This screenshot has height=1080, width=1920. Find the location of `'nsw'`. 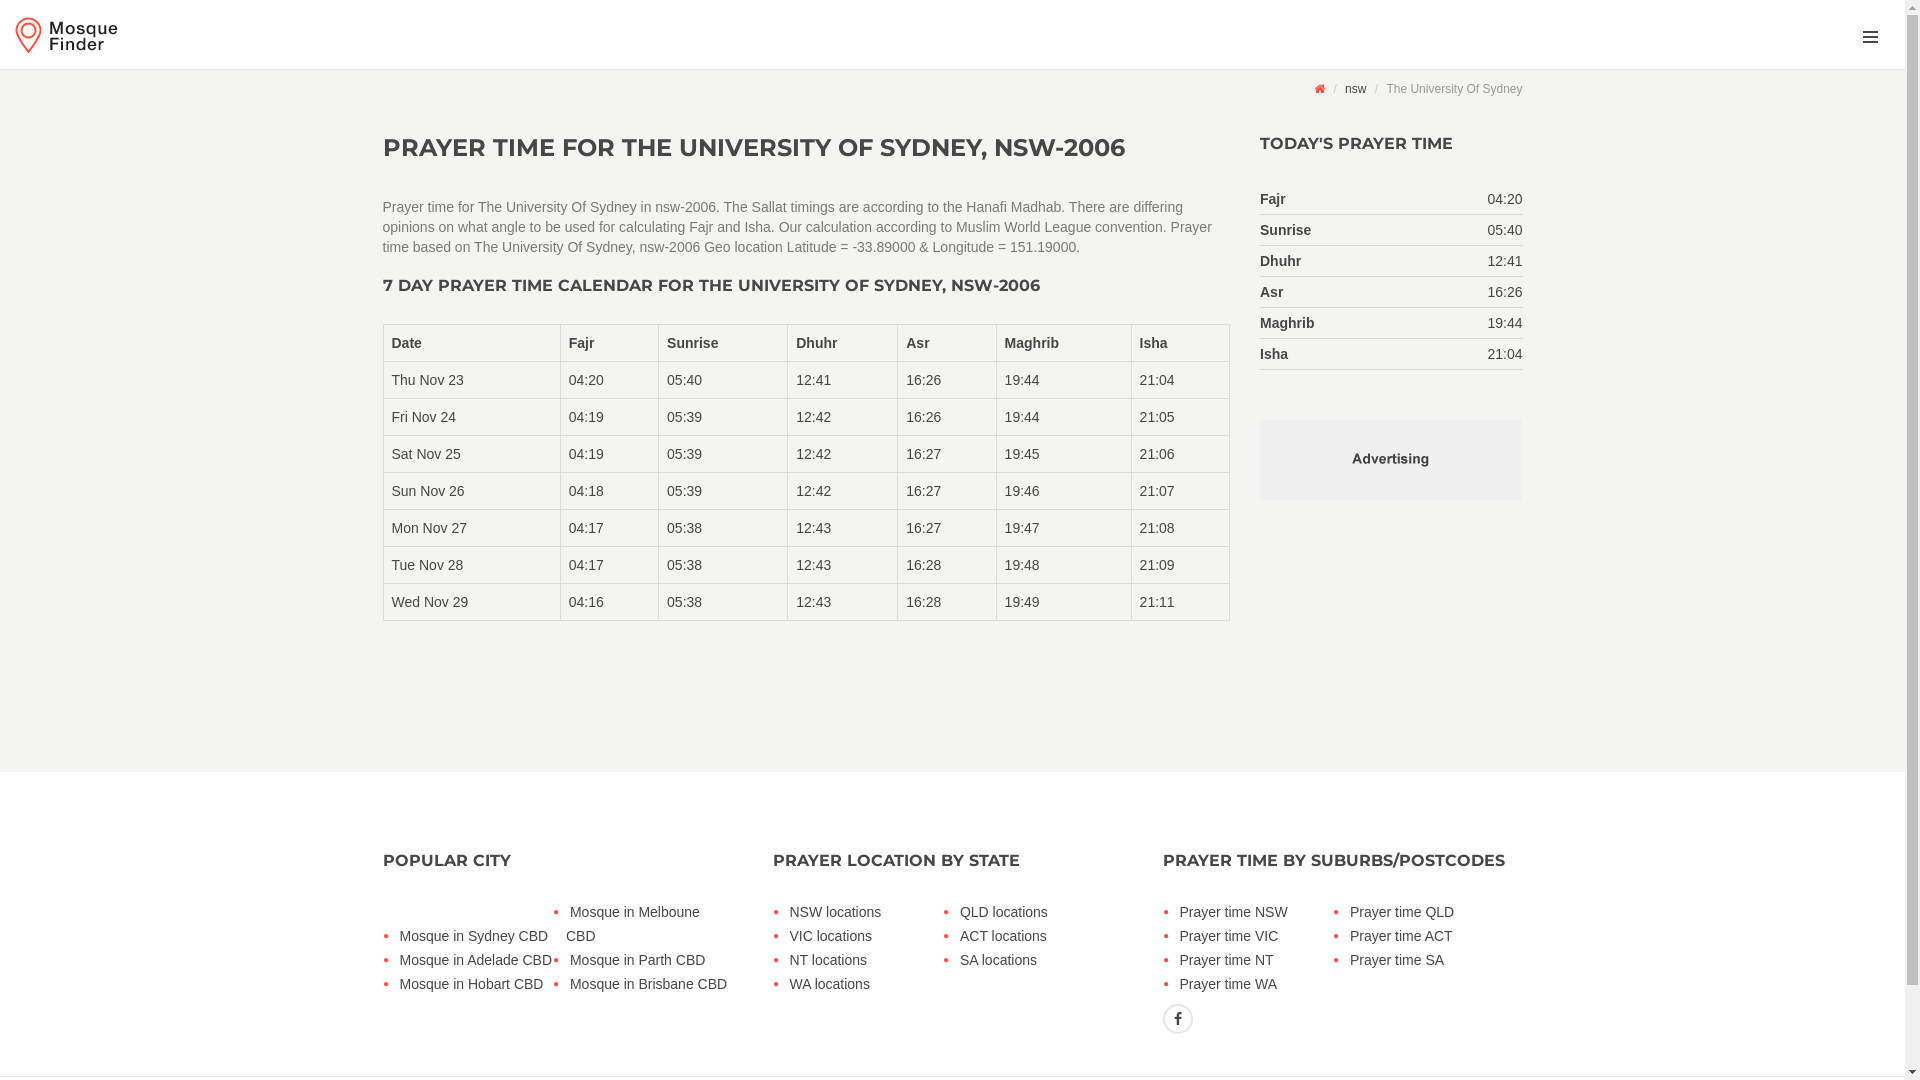

'nsw' is located at coordinates (1355, 87).